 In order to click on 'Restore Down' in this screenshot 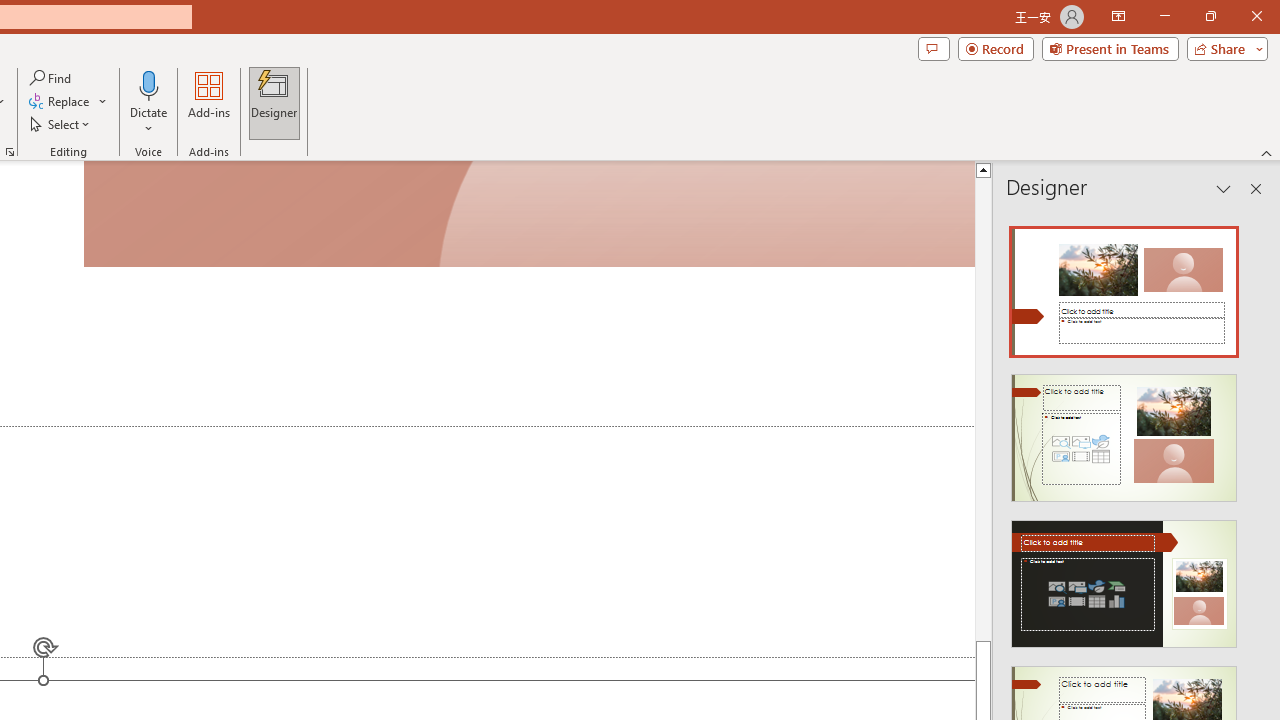, I will do `click(1209, 16)`.